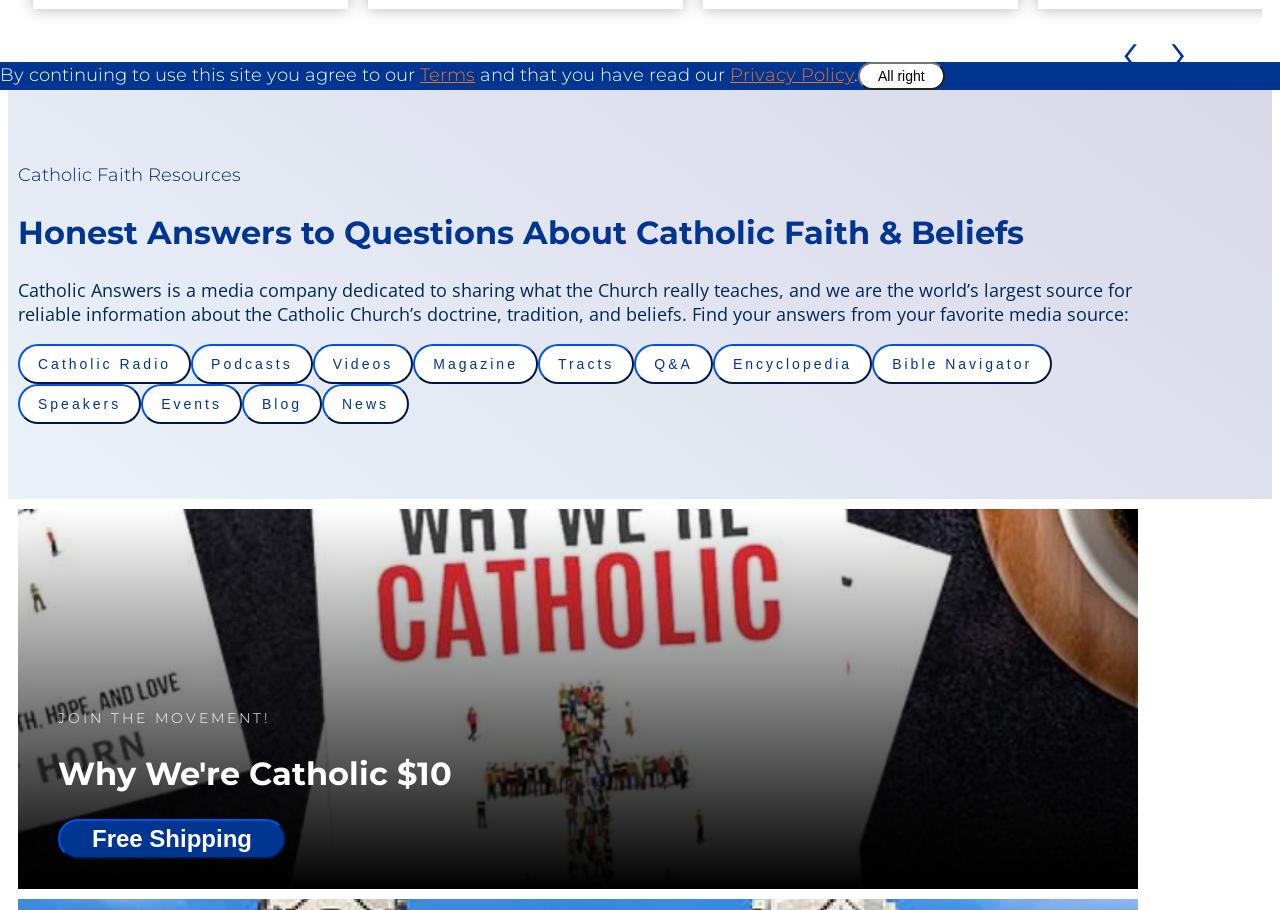  I want to click on 'and that you have read our', so click(601, 73).